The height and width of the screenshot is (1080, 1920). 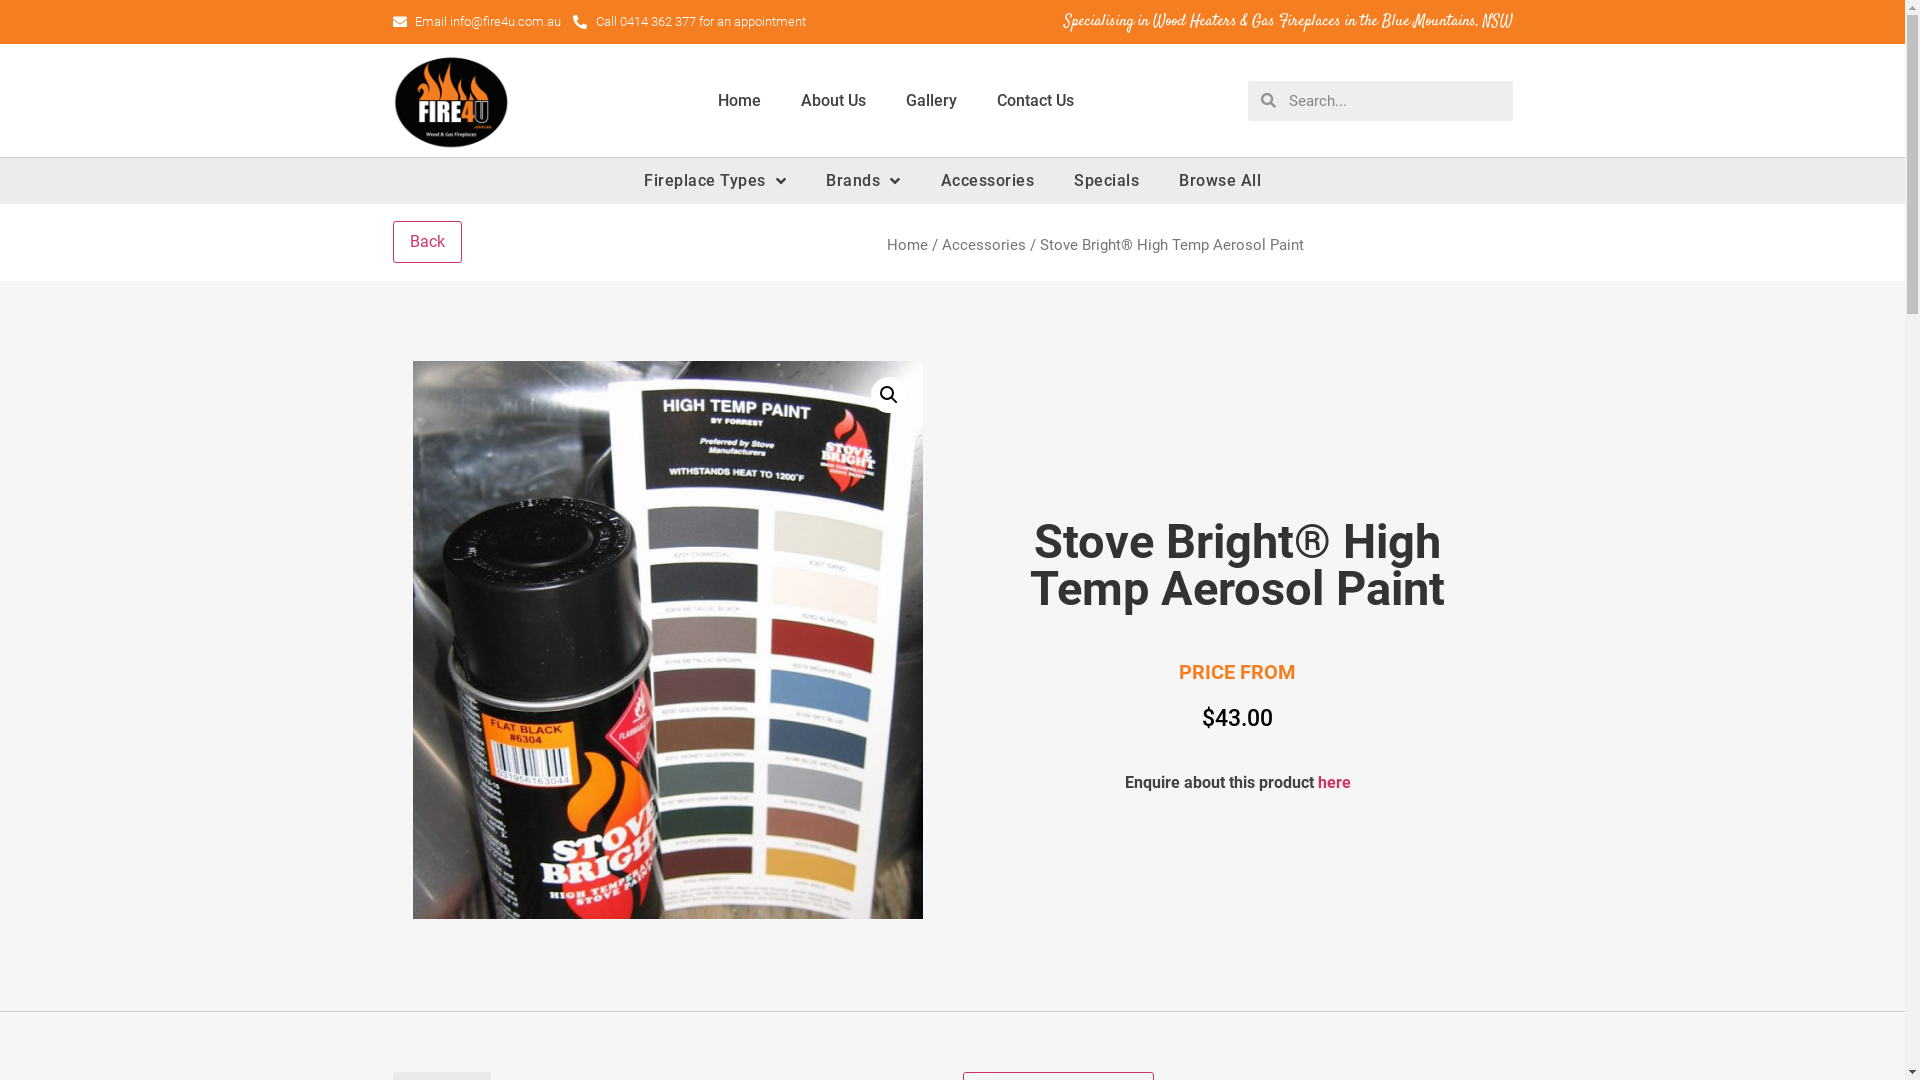 What do you see at coordinates (392, 22) in the screenshot?
I see `'Email info@fire4u.com.au'` at bounding box center [392, 22].